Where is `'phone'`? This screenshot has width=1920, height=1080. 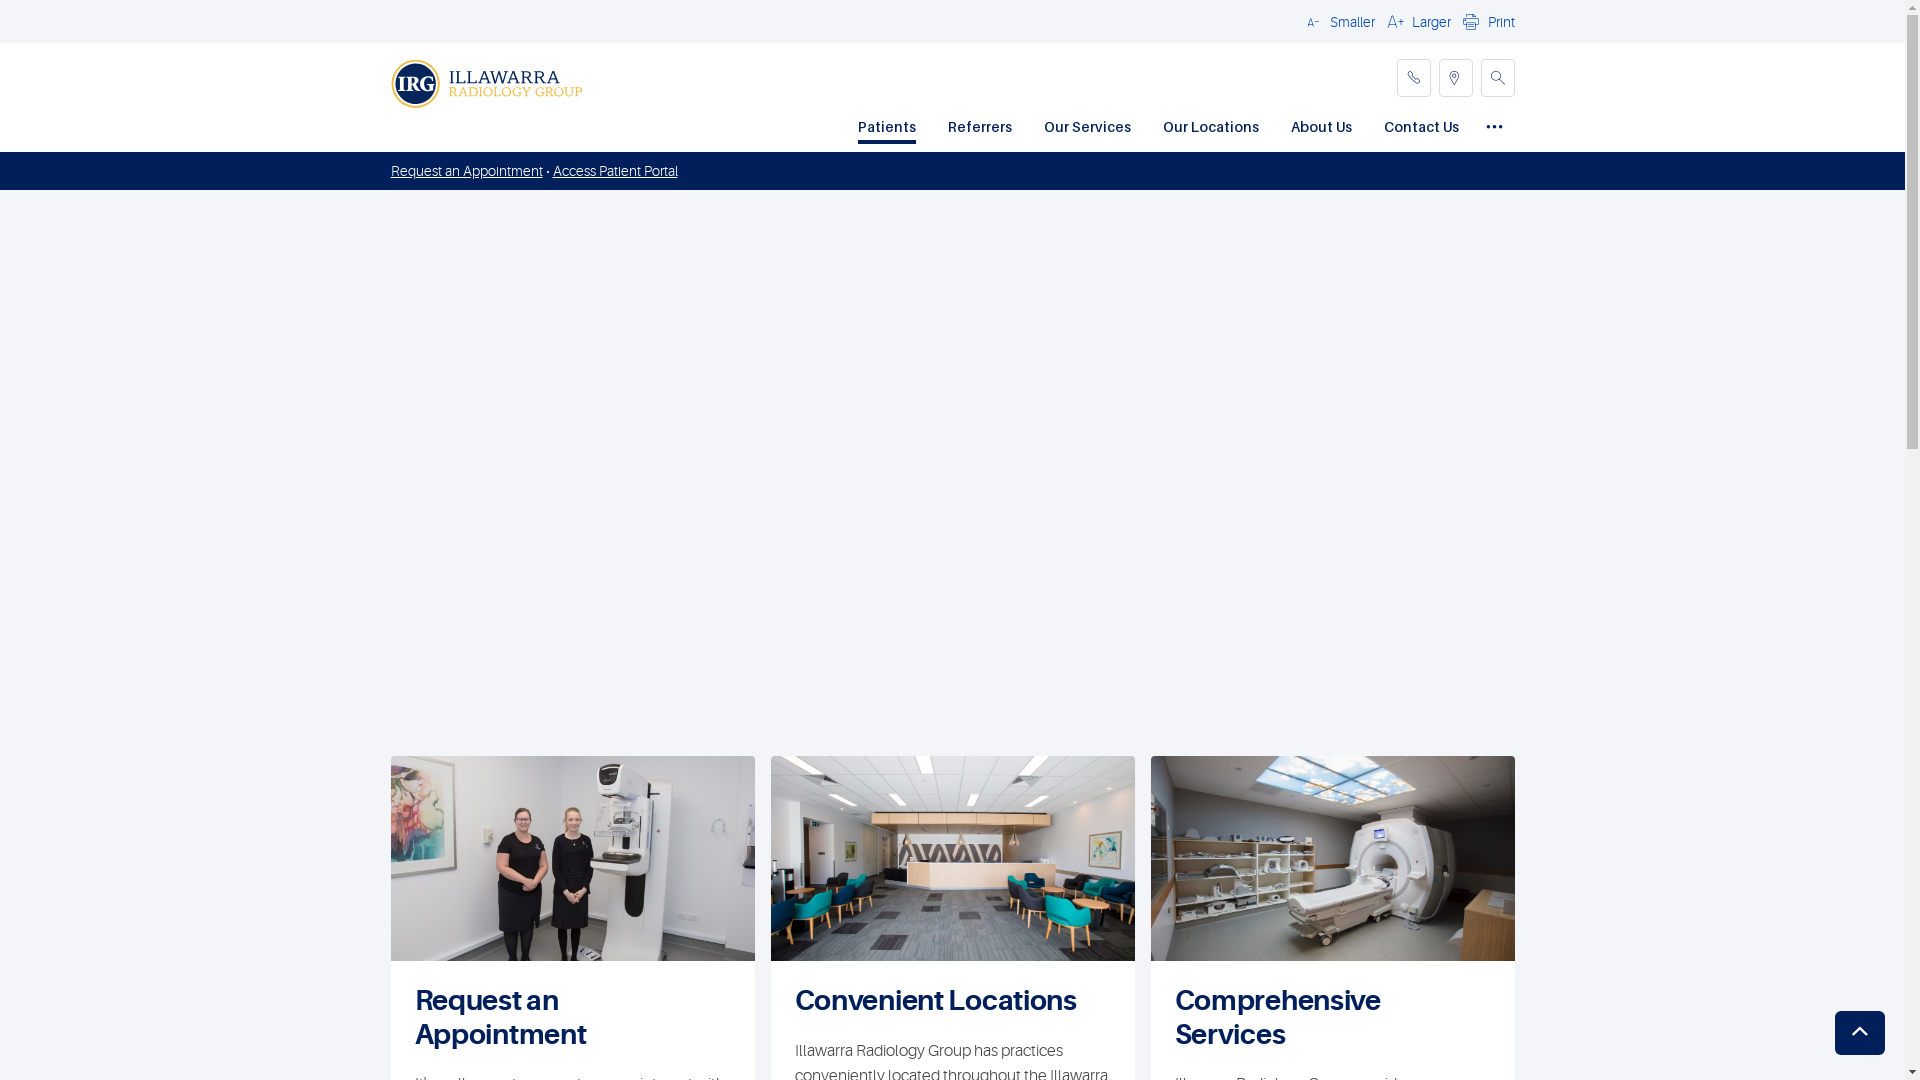 'phone' is located at coordinates (1411, 76).